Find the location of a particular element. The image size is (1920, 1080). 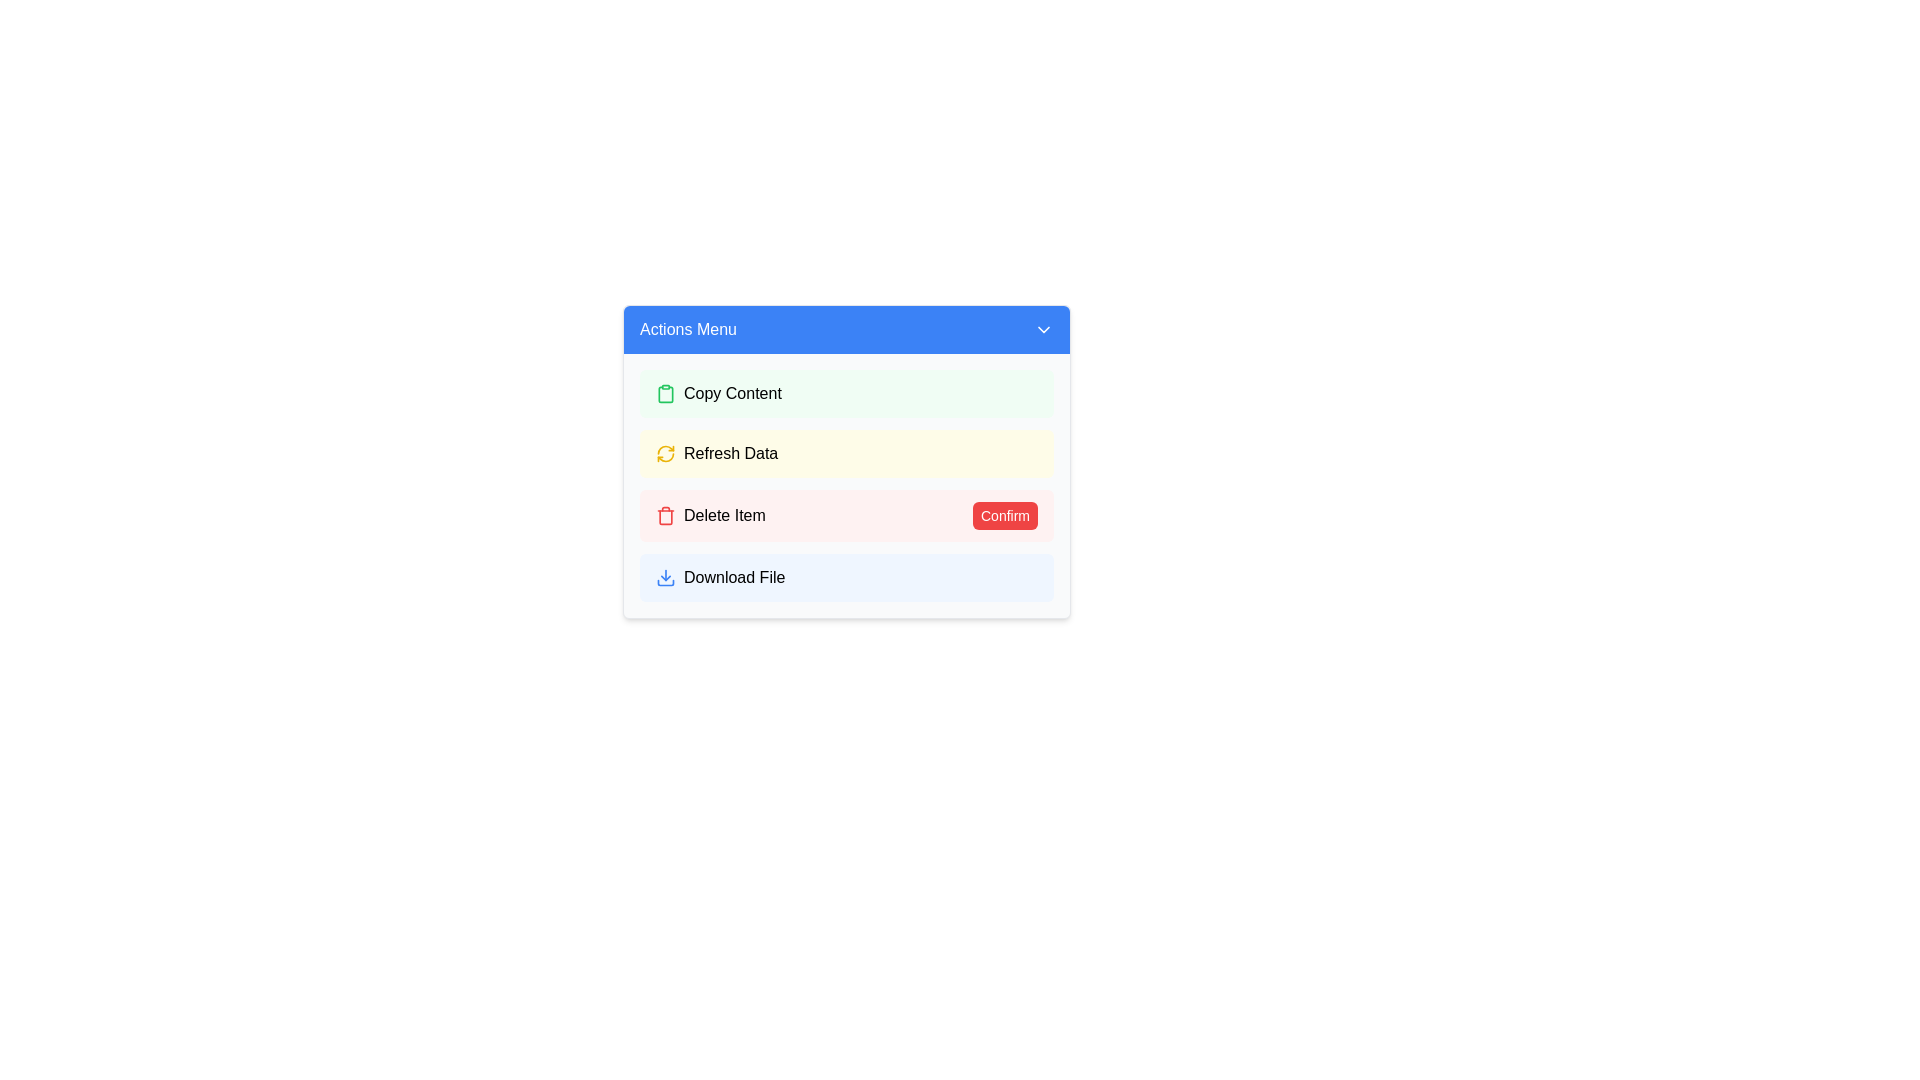

the Chevron Down icon located on the far-right side of the blue header bar labeled 'Actions Menu' is located at coordinates (1042, 329).